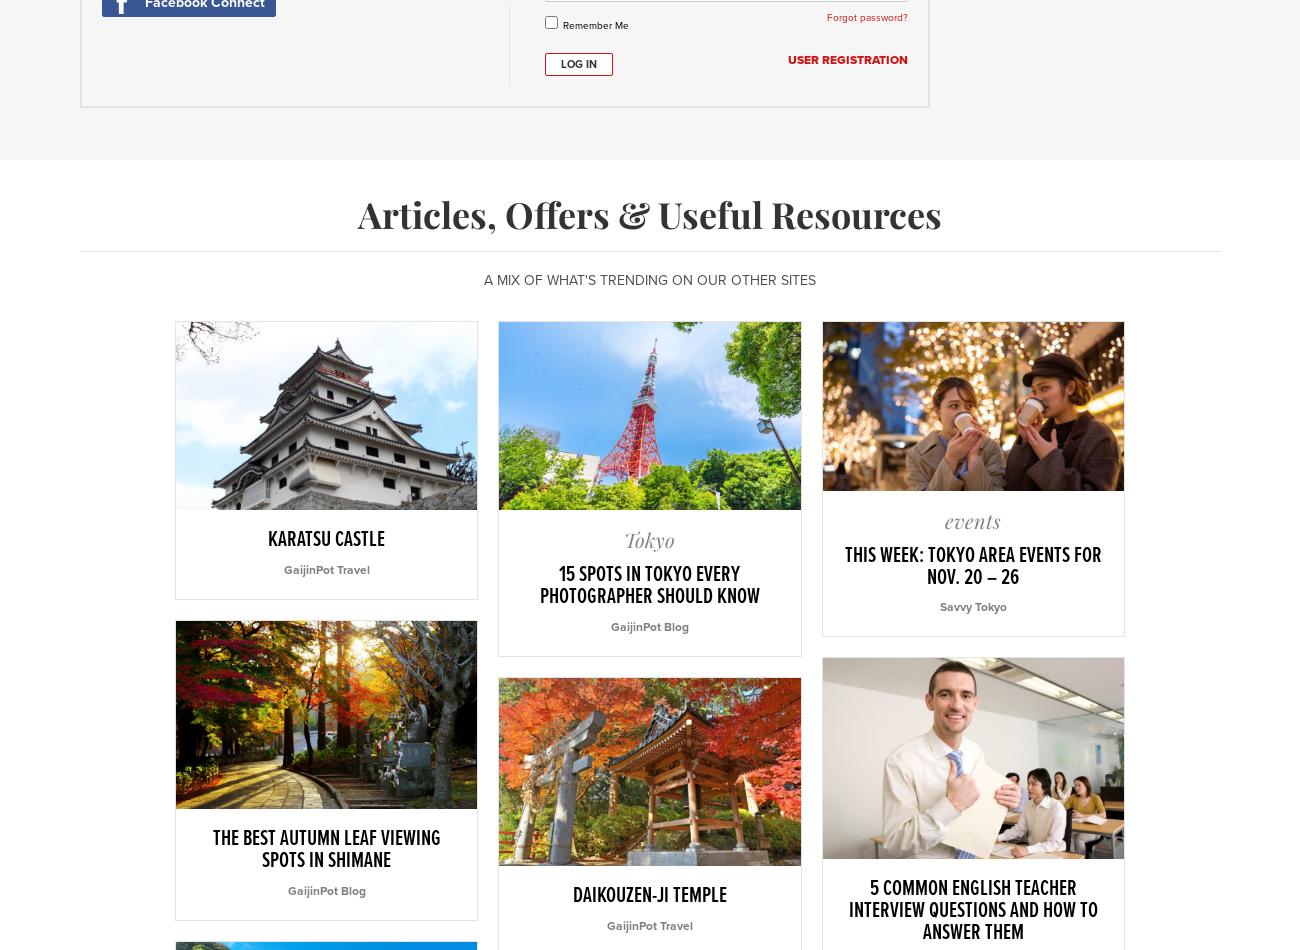  I want to click on 'This Week: Tokyo Area Events for Nov. 20 – 26', so click(972, 566).